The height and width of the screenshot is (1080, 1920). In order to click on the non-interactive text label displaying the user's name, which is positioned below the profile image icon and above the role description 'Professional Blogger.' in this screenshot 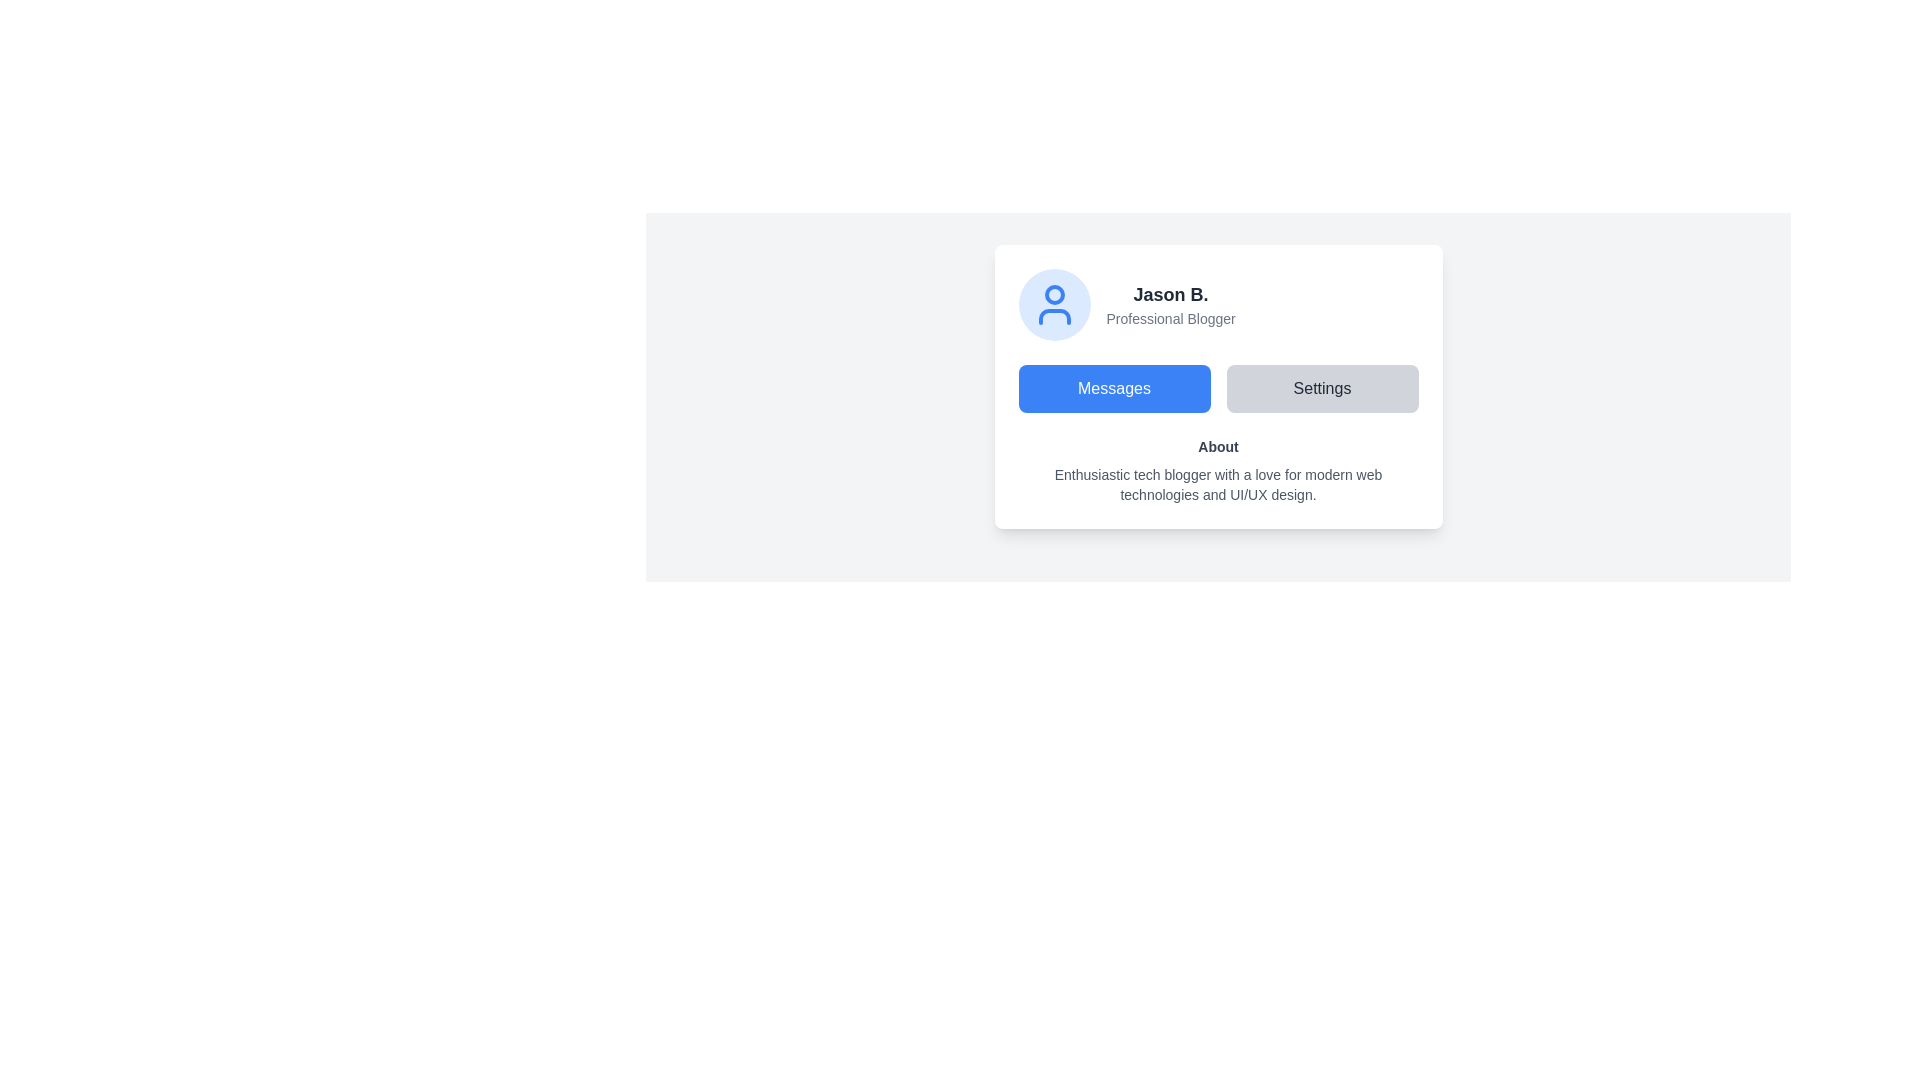, I will do `click(1171, 294)`.